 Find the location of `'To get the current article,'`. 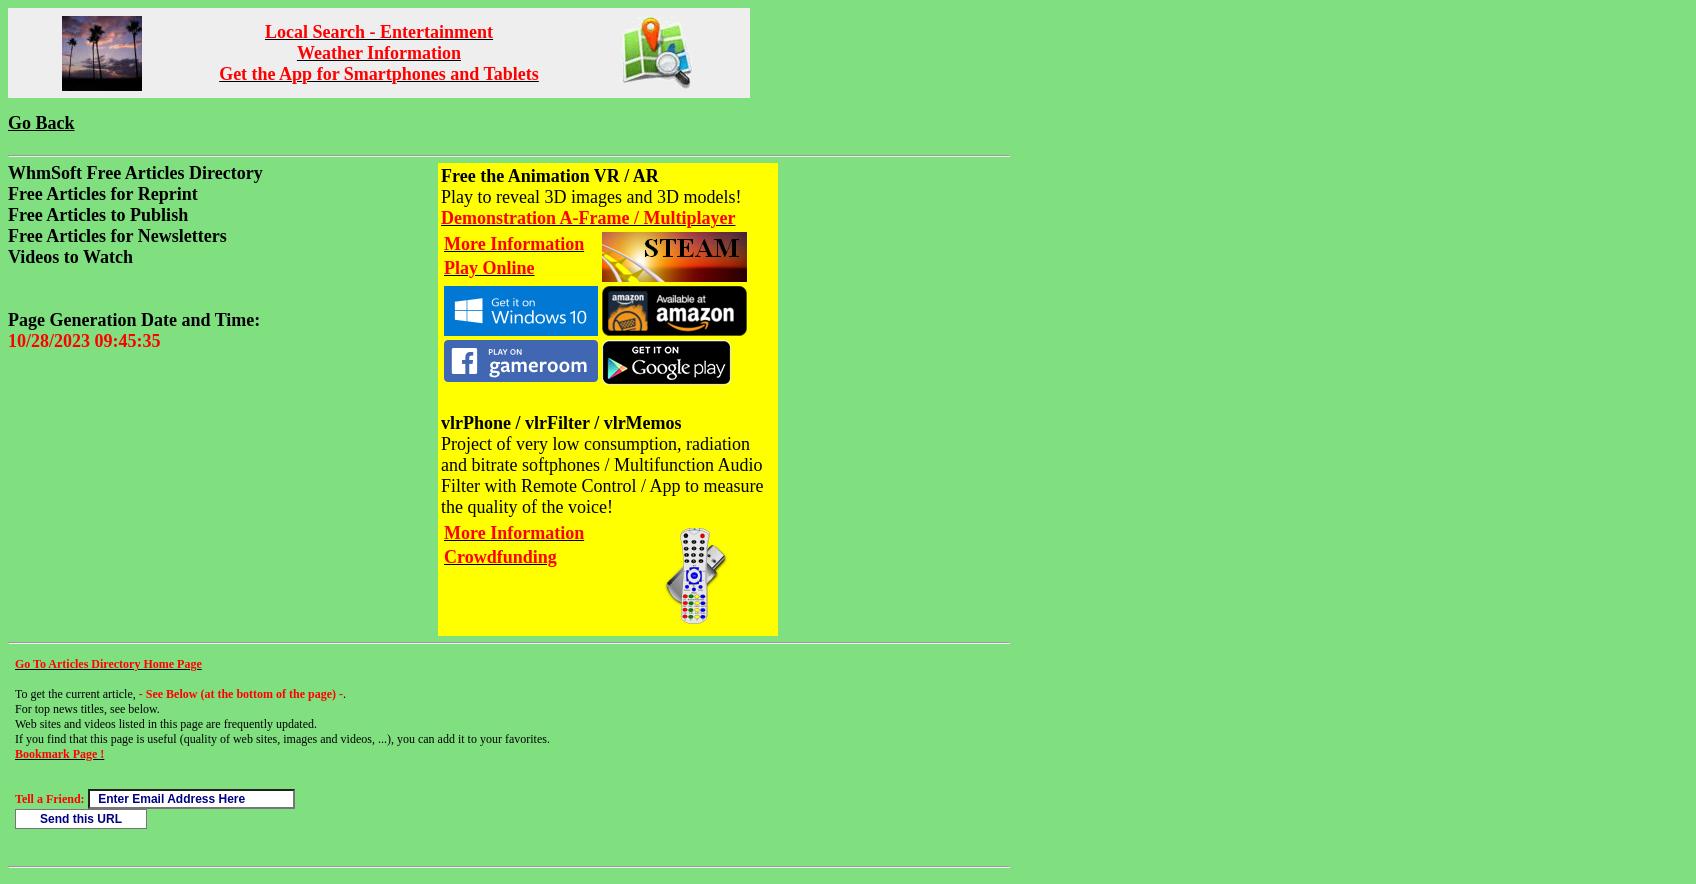

'To get the current article,' is located at coordinates (75, 694).